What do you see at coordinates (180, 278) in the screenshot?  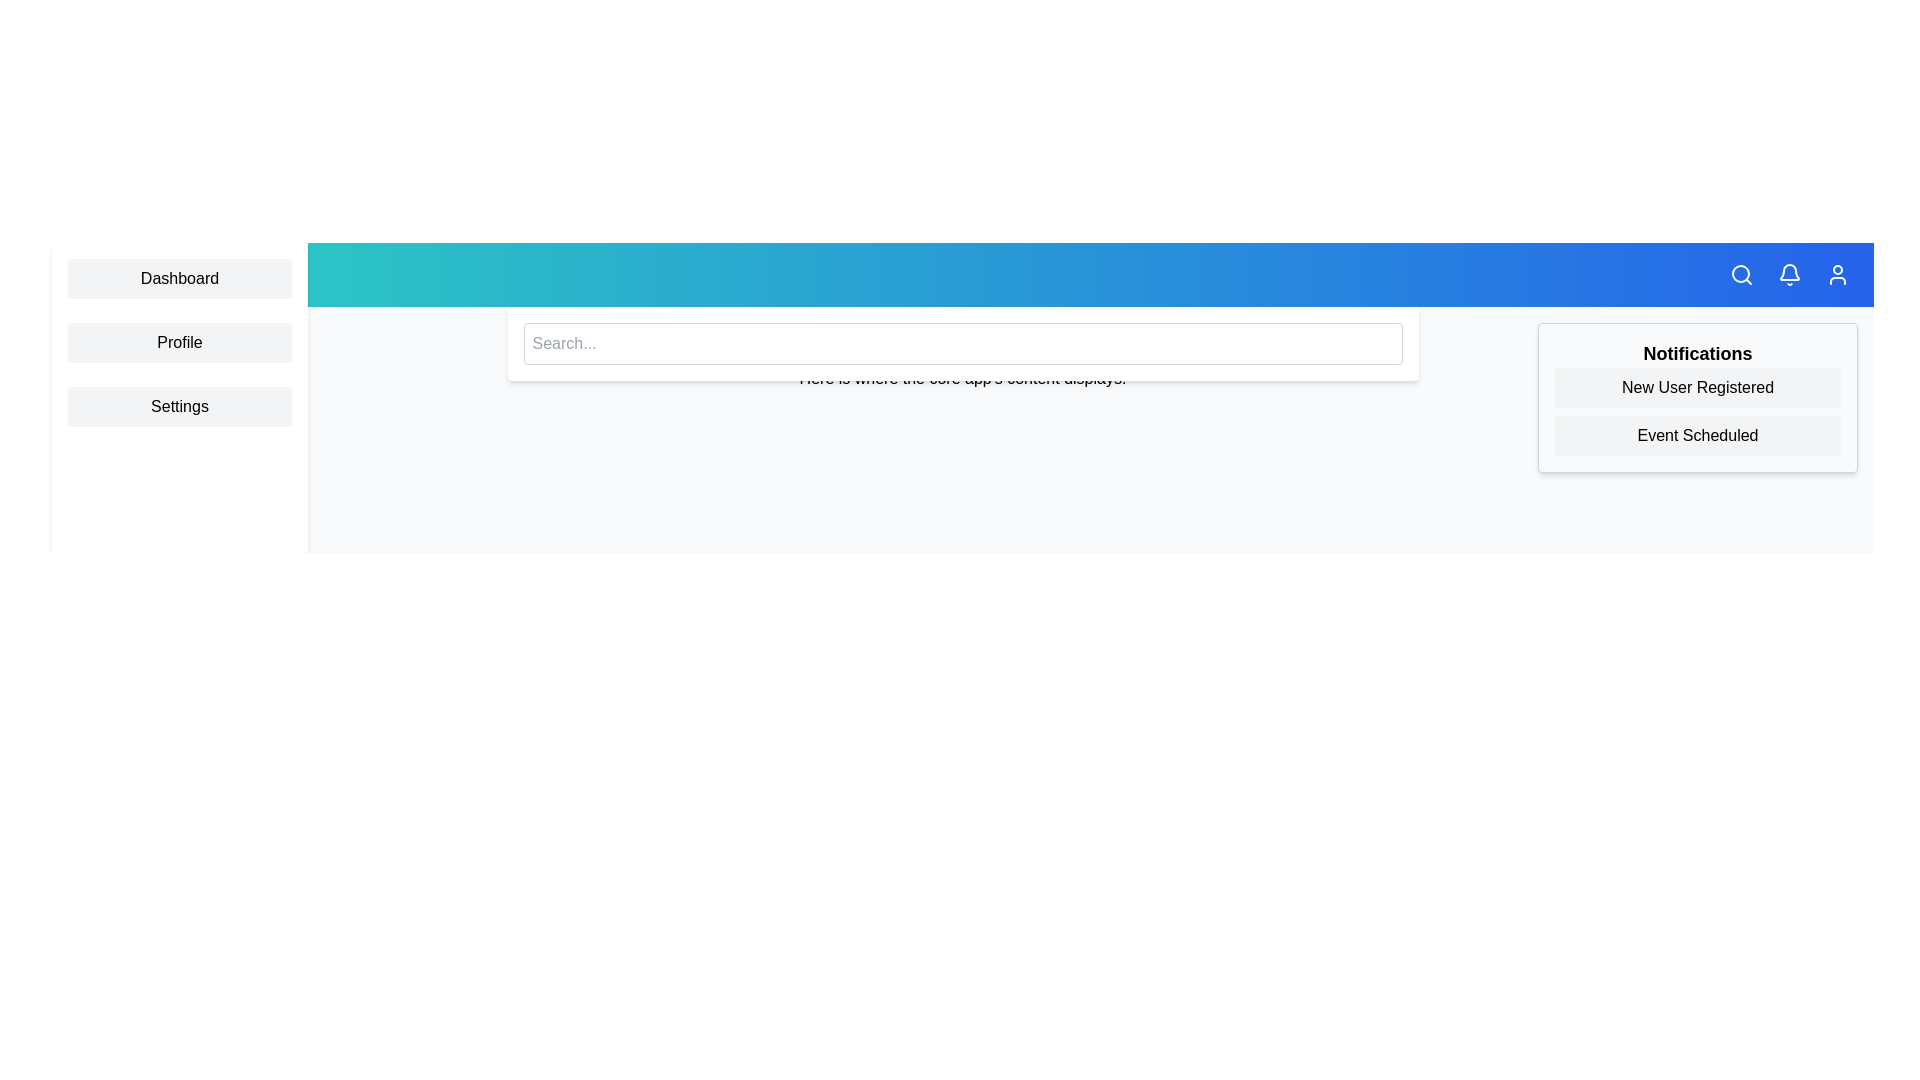 I see `the 'Dashboard' button, which is a rectangular button with rounded corners located in the sidebar section` at bounding box center [180, 278].